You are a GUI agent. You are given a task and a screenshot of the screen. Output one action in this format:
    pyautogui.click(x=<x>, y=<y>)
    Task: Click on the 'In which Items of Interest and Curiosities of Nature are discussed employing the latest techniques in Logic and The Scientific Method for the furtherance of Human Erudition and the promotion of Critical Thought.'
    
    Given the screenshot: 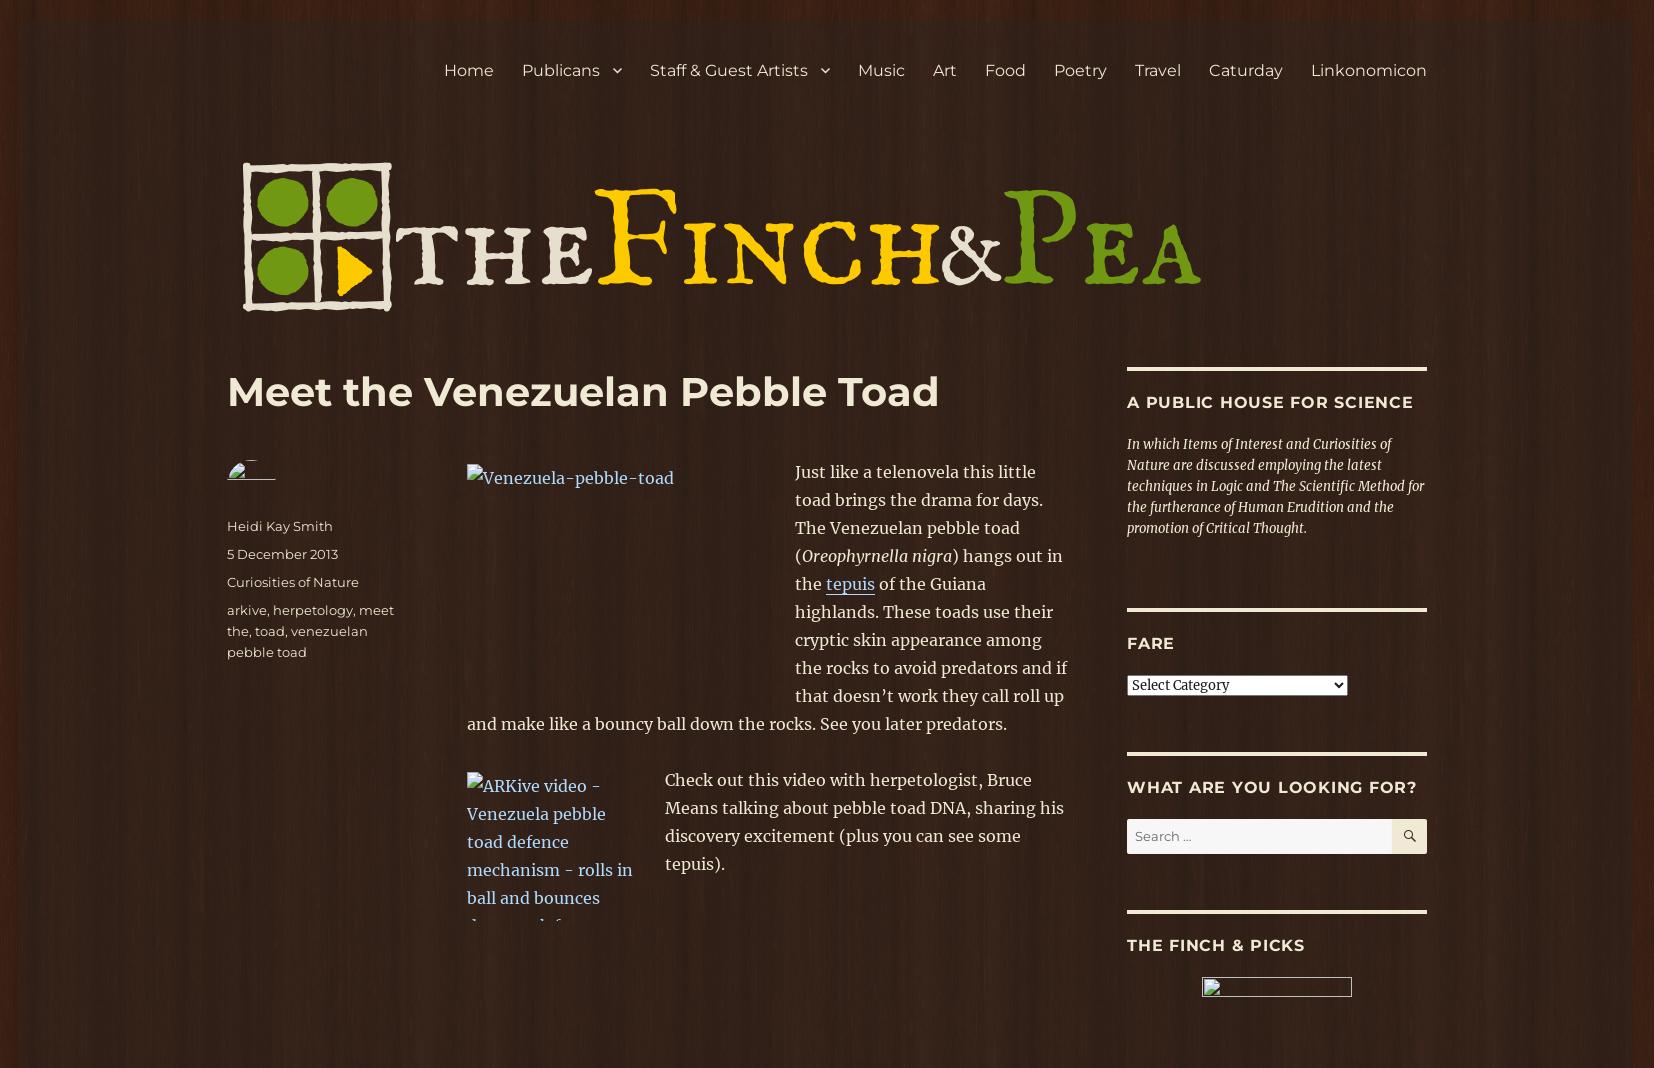 What is the action you would take?
    pyautogui.click(x=1275, y=486)
    